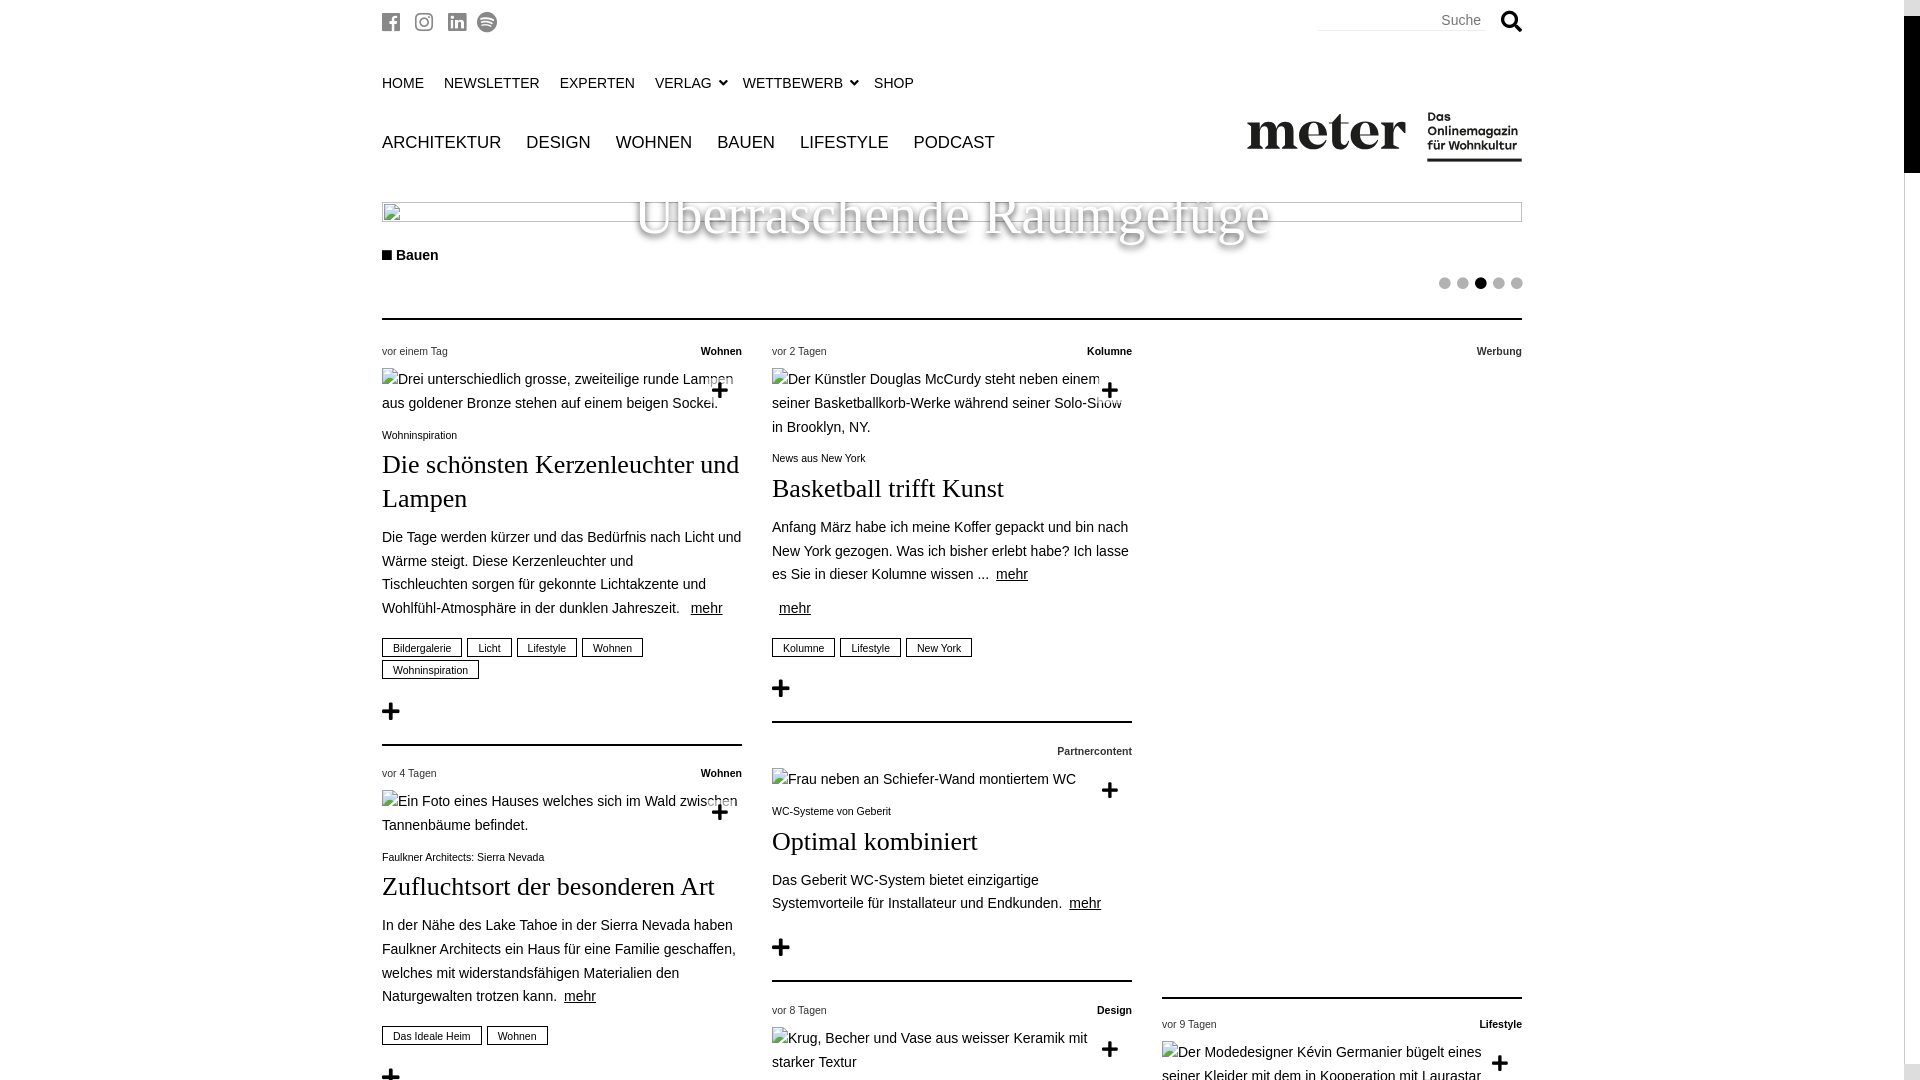 The width and height of the screenshot is (1920, 1080). What do you see at coordinates (404, 82) in the screenshot?
I see `'HOME'` at bounding box center [404, 82].